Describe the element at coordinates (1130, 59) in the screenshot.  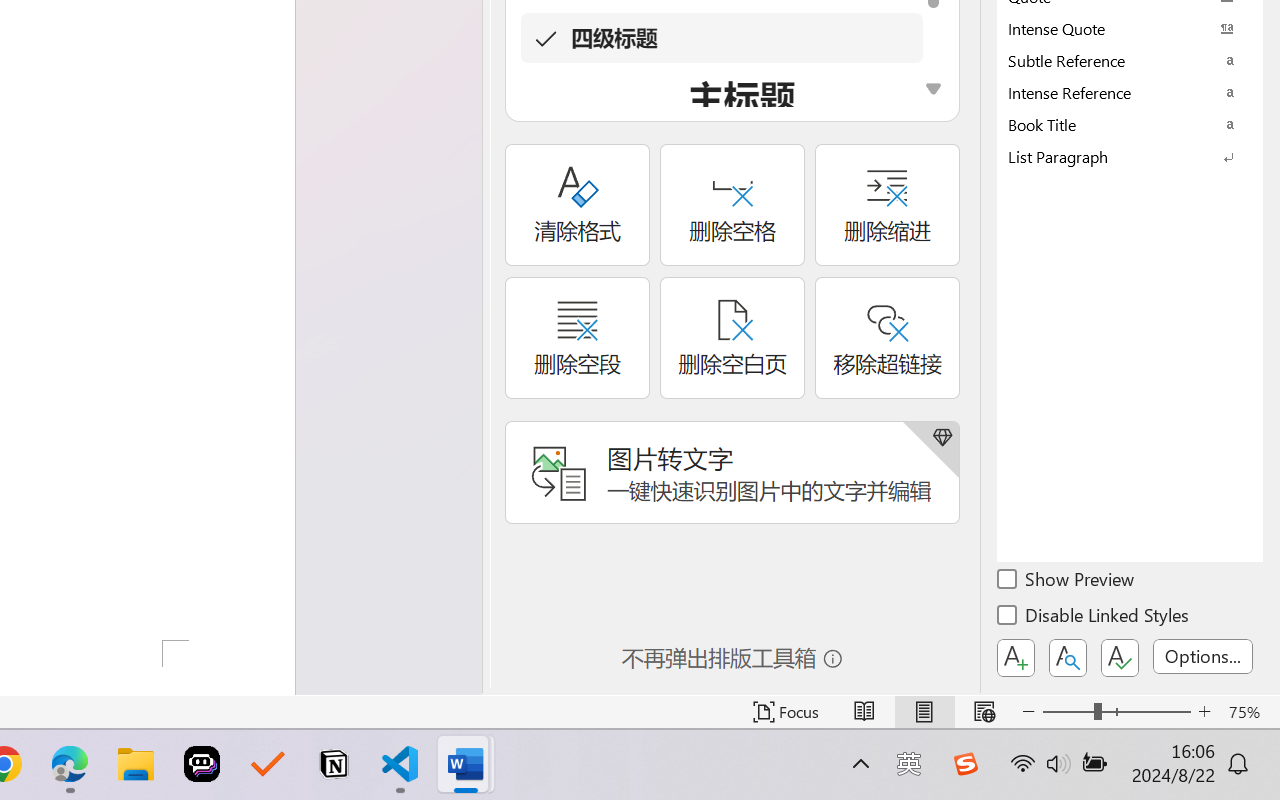
I see `'Subtle Reference'` at that location.